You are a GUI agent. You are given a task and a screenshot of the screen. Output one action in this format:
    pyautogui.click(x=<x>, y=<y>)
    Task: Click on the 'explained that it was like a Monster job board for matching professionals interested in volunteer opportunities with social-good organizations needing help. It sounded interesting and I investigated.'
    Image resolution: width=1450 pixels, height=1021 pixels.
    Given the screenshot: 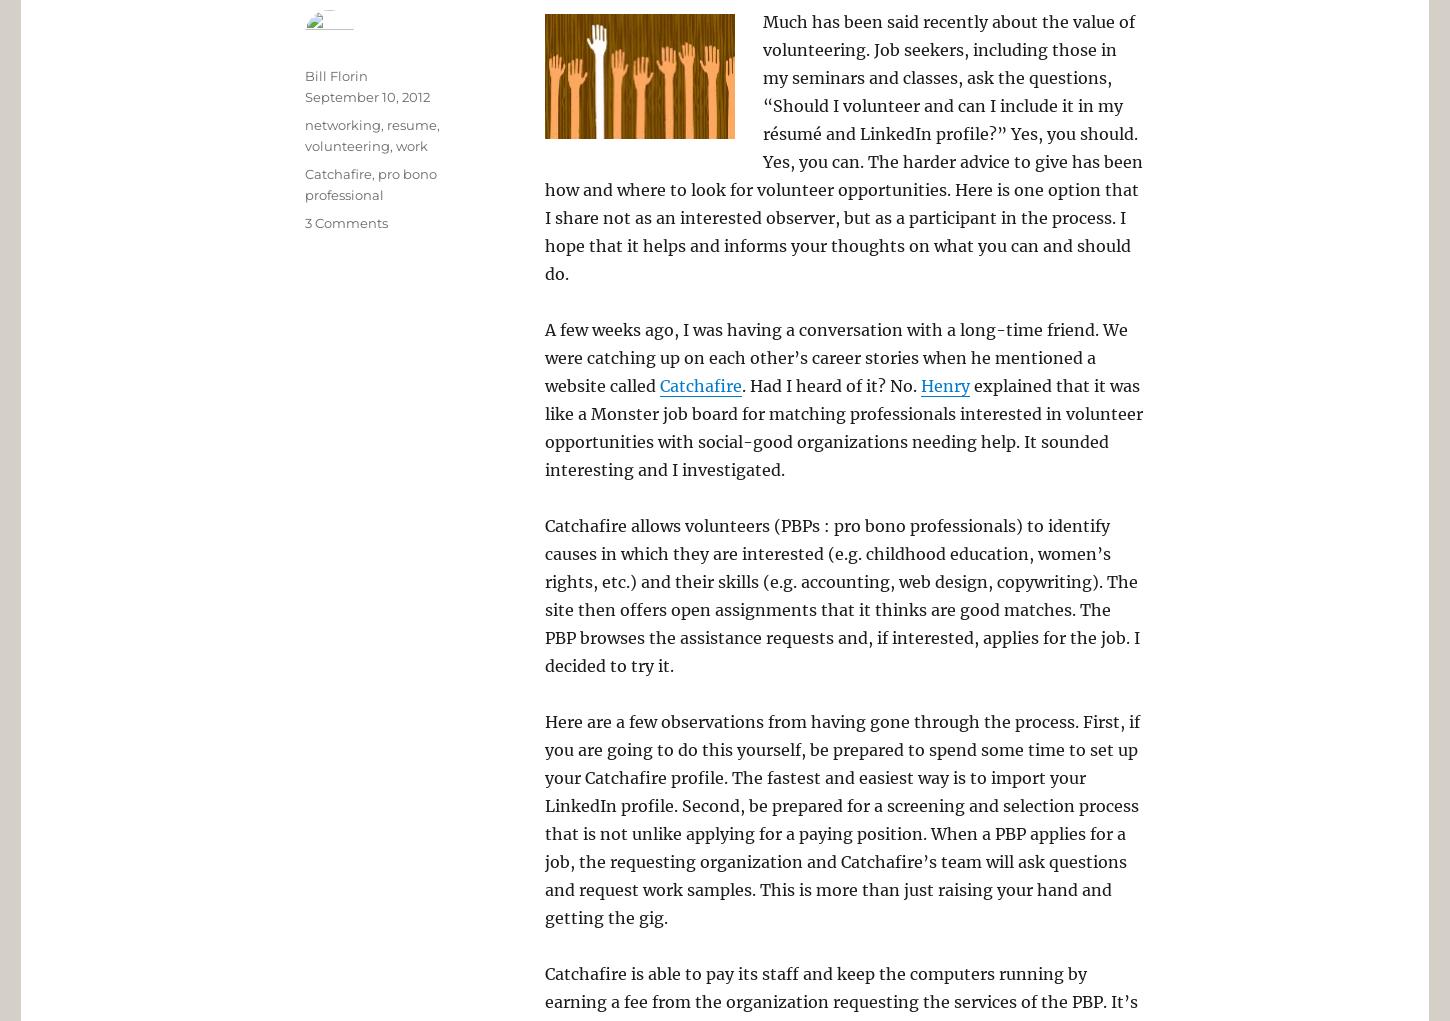 What is the action you would take?
    pyautogui.click(x=545, y=427)
    